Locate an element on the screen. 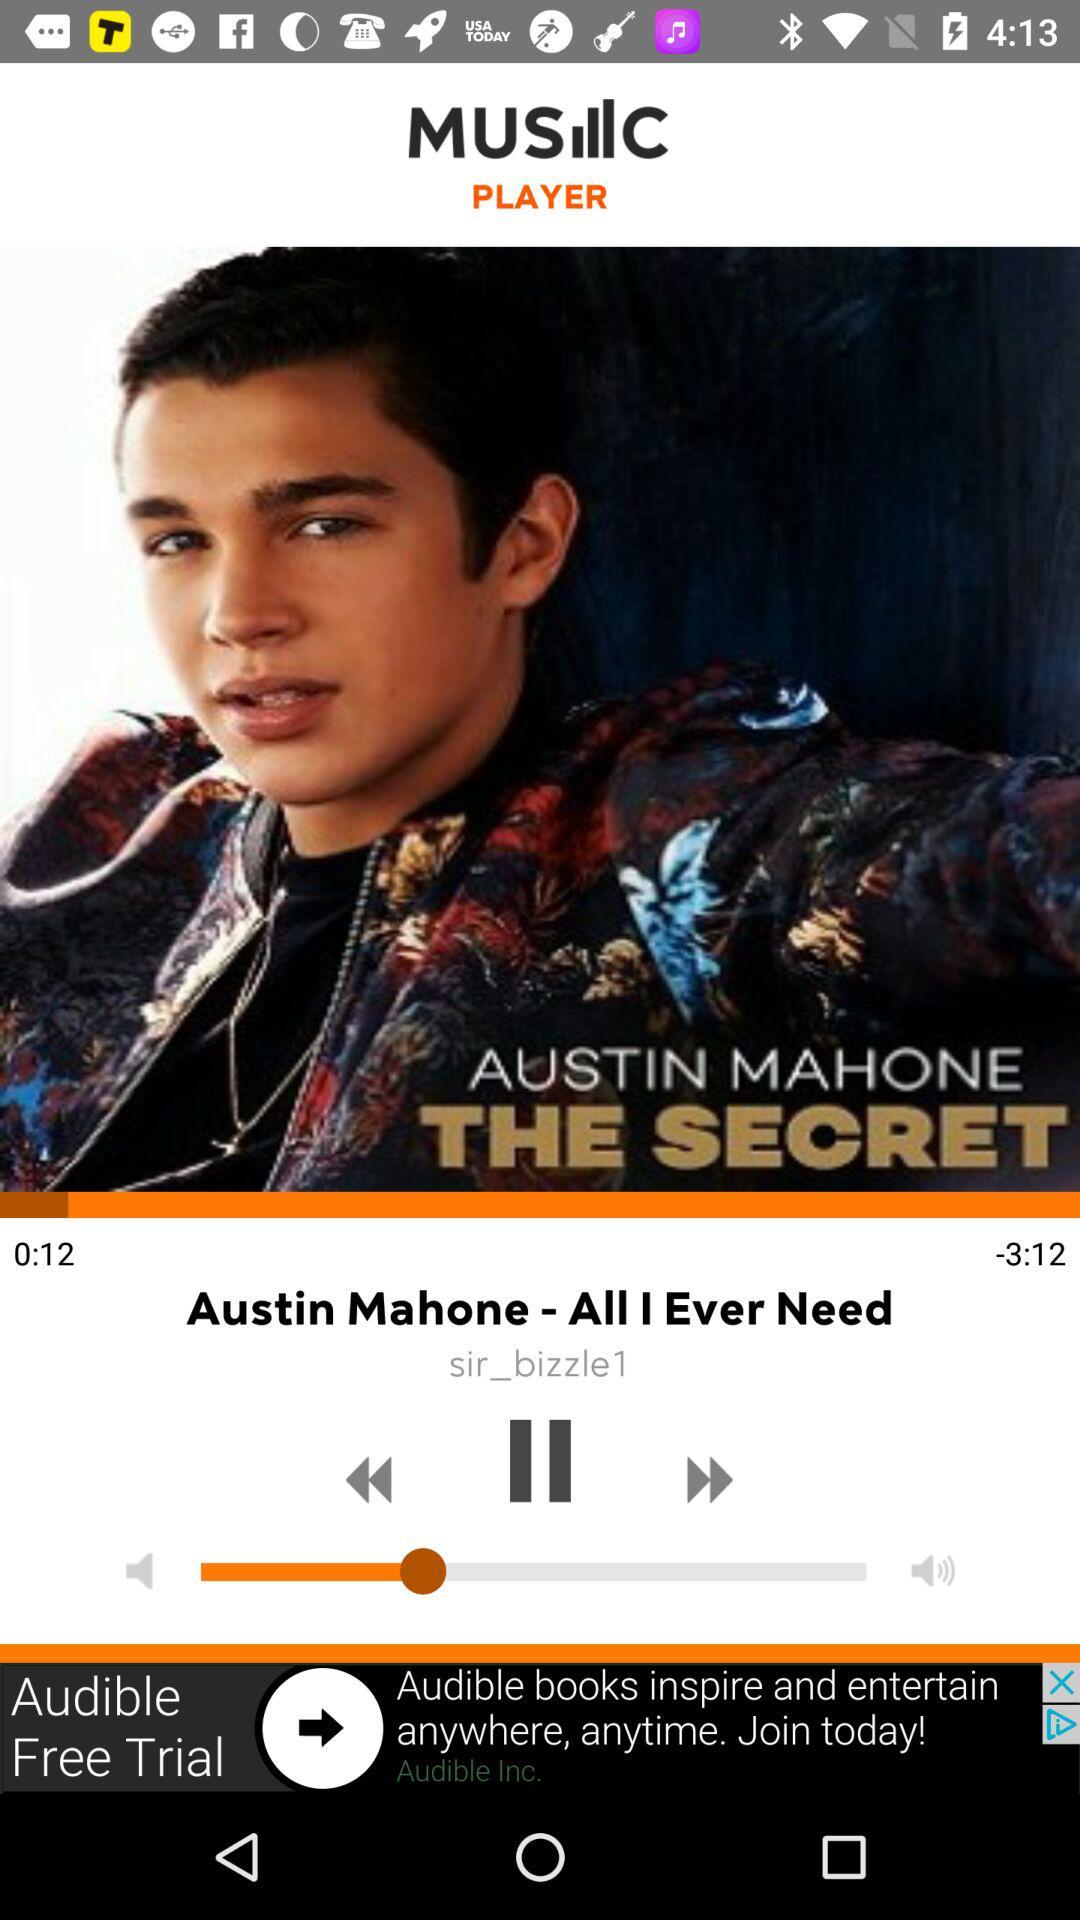  next song is located at coordinates (709, 1480).